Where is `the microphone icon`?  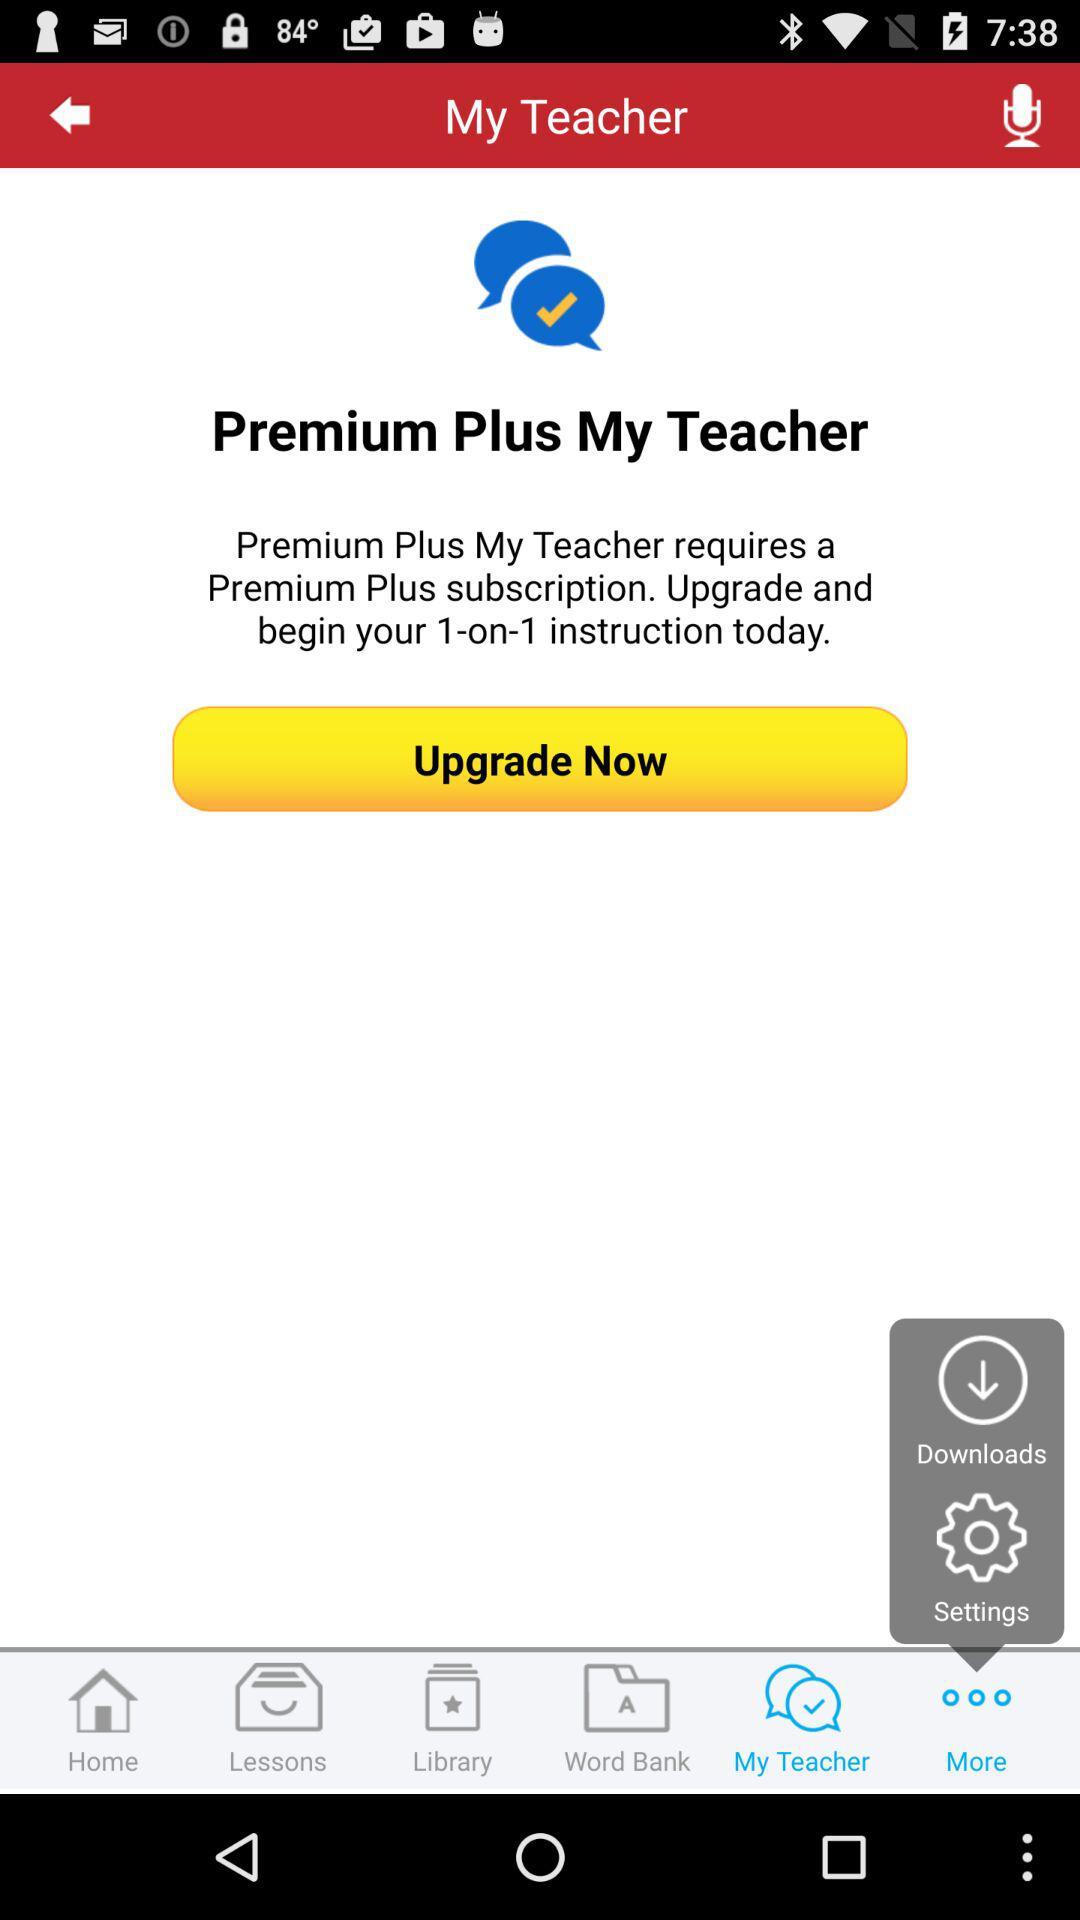
the microphone icon is located at coordinates (1022, 122).